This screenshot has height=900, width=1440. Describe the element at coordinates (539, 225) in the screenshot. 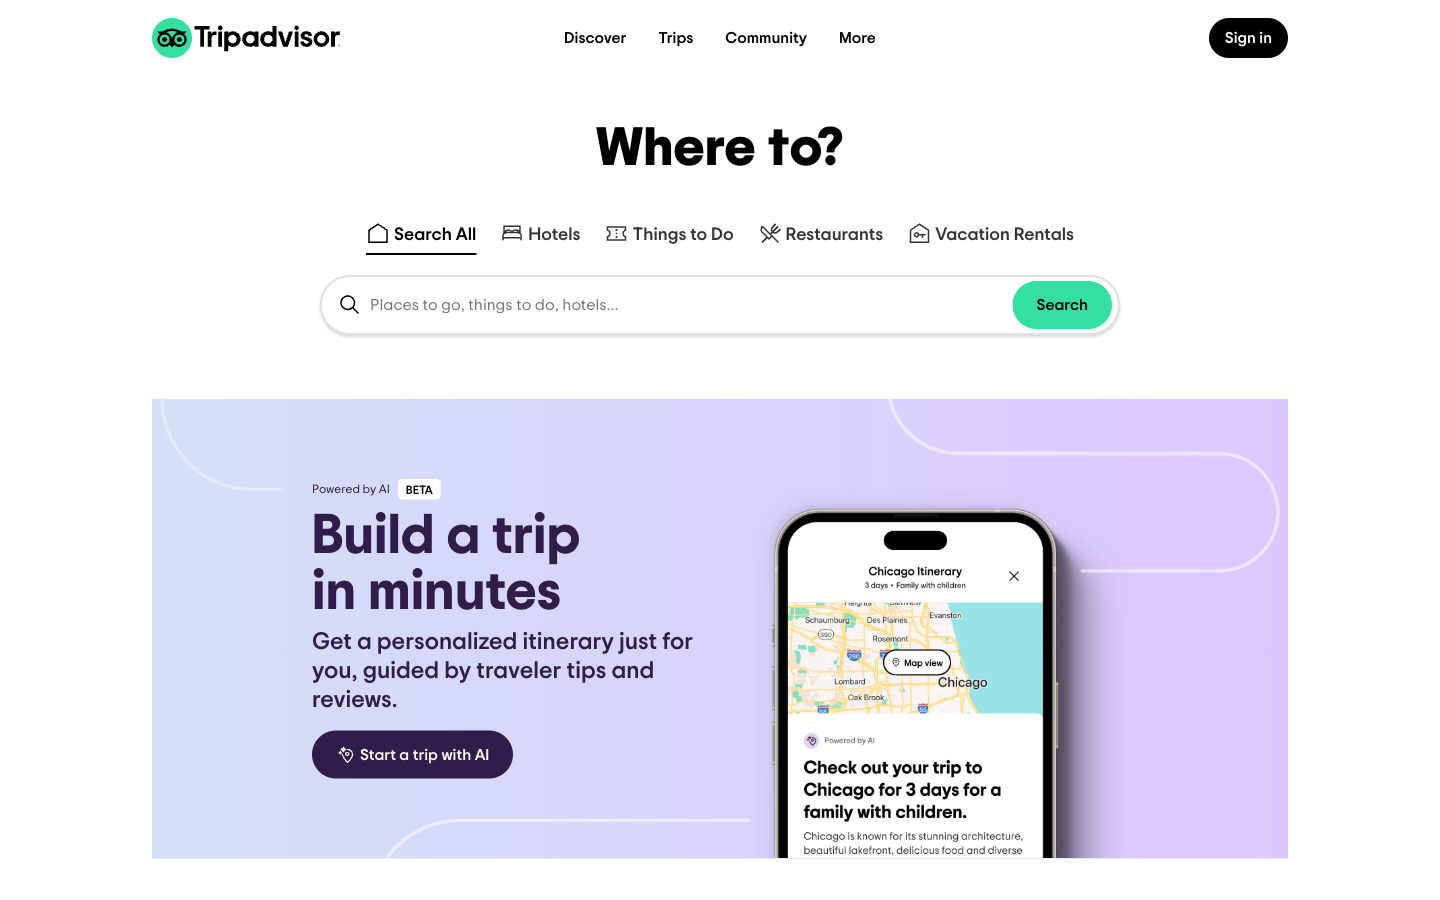

I see `Search Holiday Inn hotel locations` at that location.